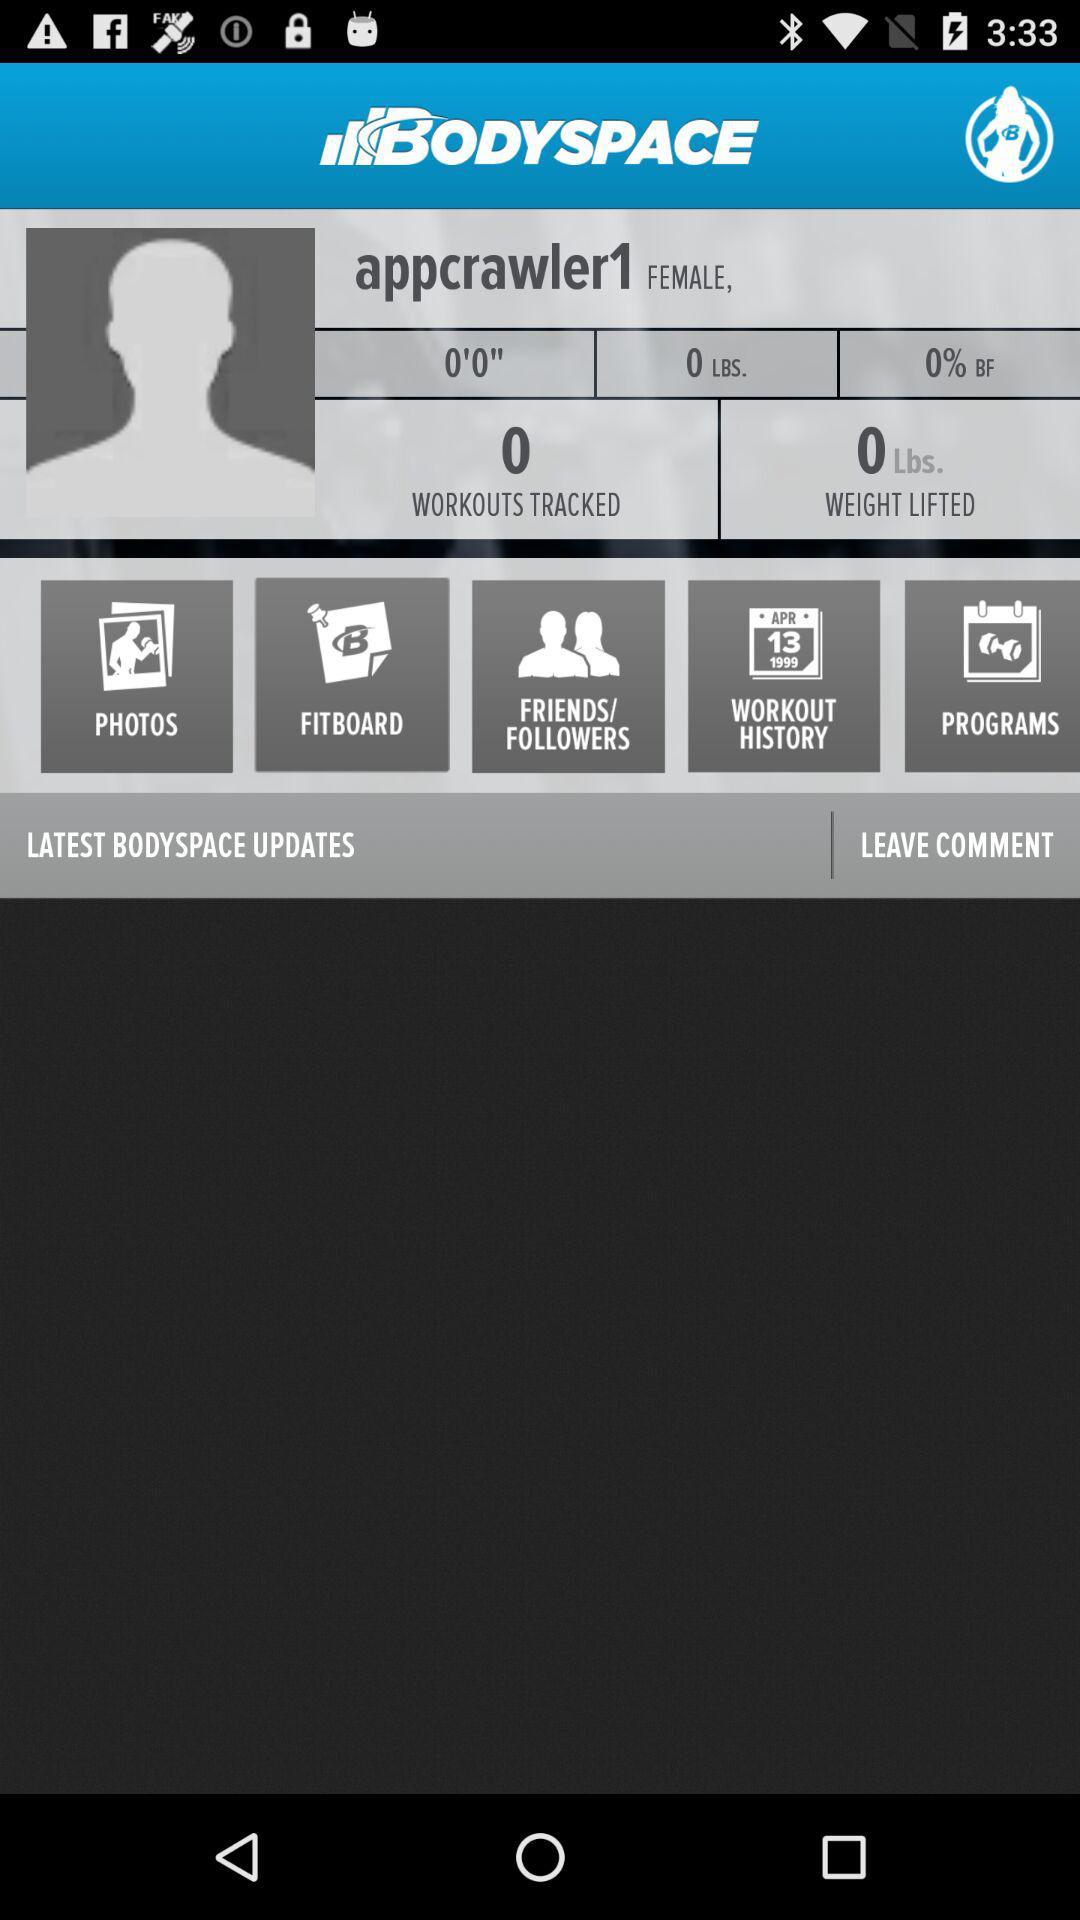 The height and width of the screenshot is (1920, 1080). Describe the element at coordinates (902, 277) in the screenshot. I see `the icon above the 0% item` at that location.